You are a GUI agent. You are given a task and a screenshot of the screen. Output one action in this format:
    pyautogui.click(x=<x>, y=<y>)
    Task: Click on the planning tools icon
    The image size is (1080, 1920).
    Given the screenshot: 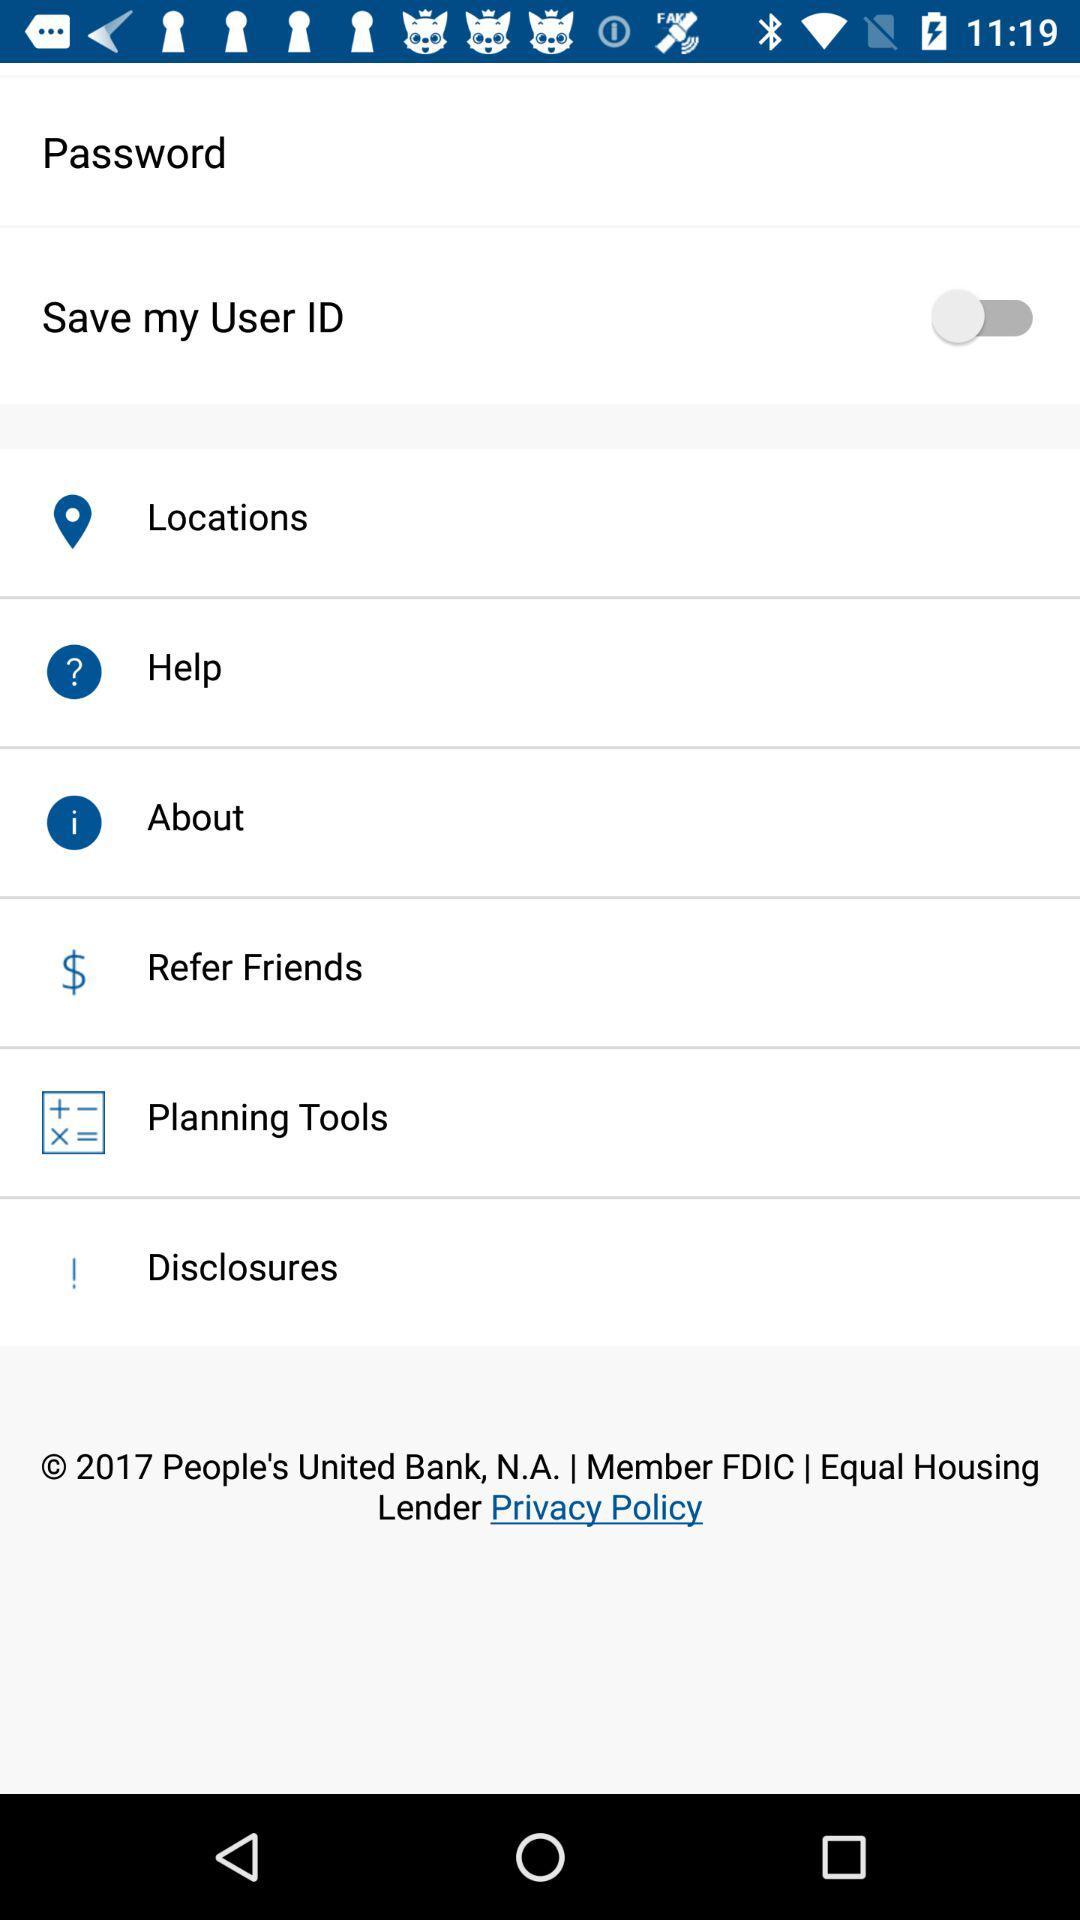 What is the action you would take?
    pyautogui.click(x=245, y=1115)
    